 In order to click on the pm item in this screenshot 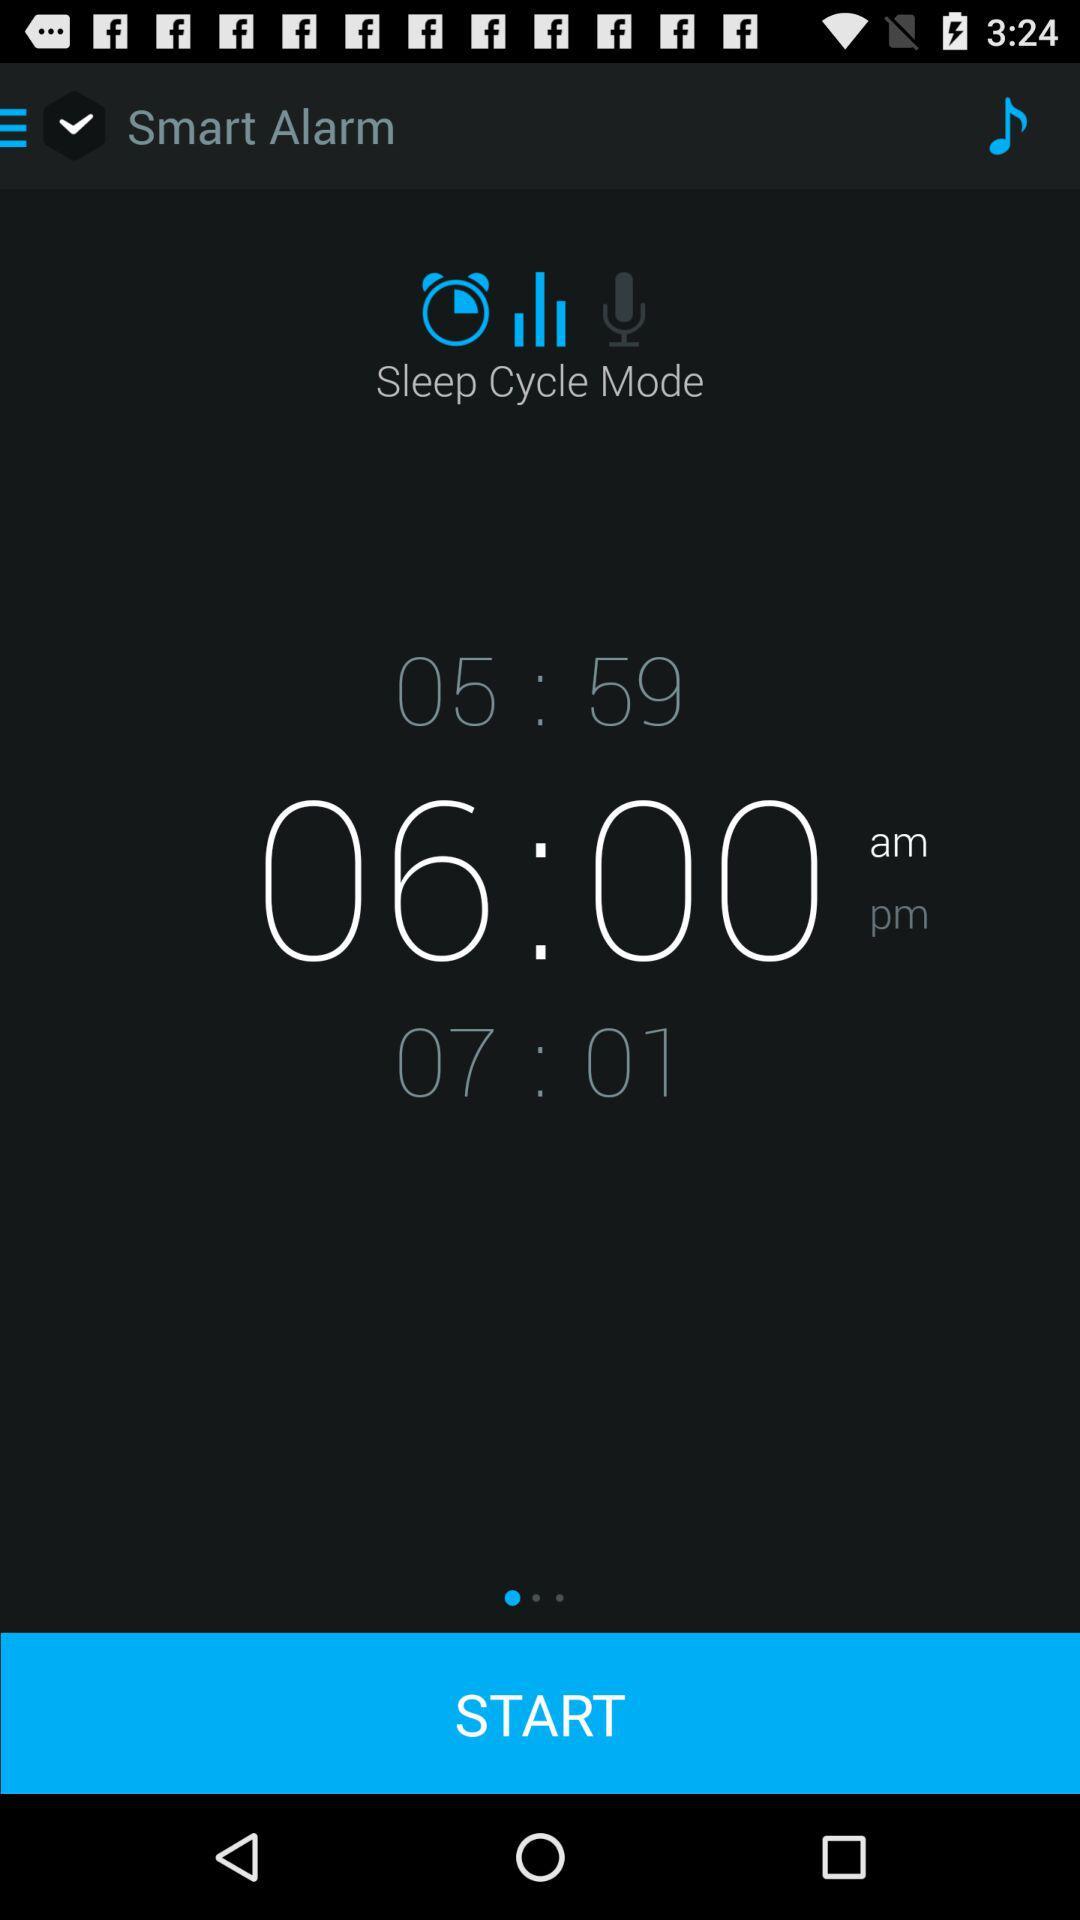, I will do `click(973, 975)`.